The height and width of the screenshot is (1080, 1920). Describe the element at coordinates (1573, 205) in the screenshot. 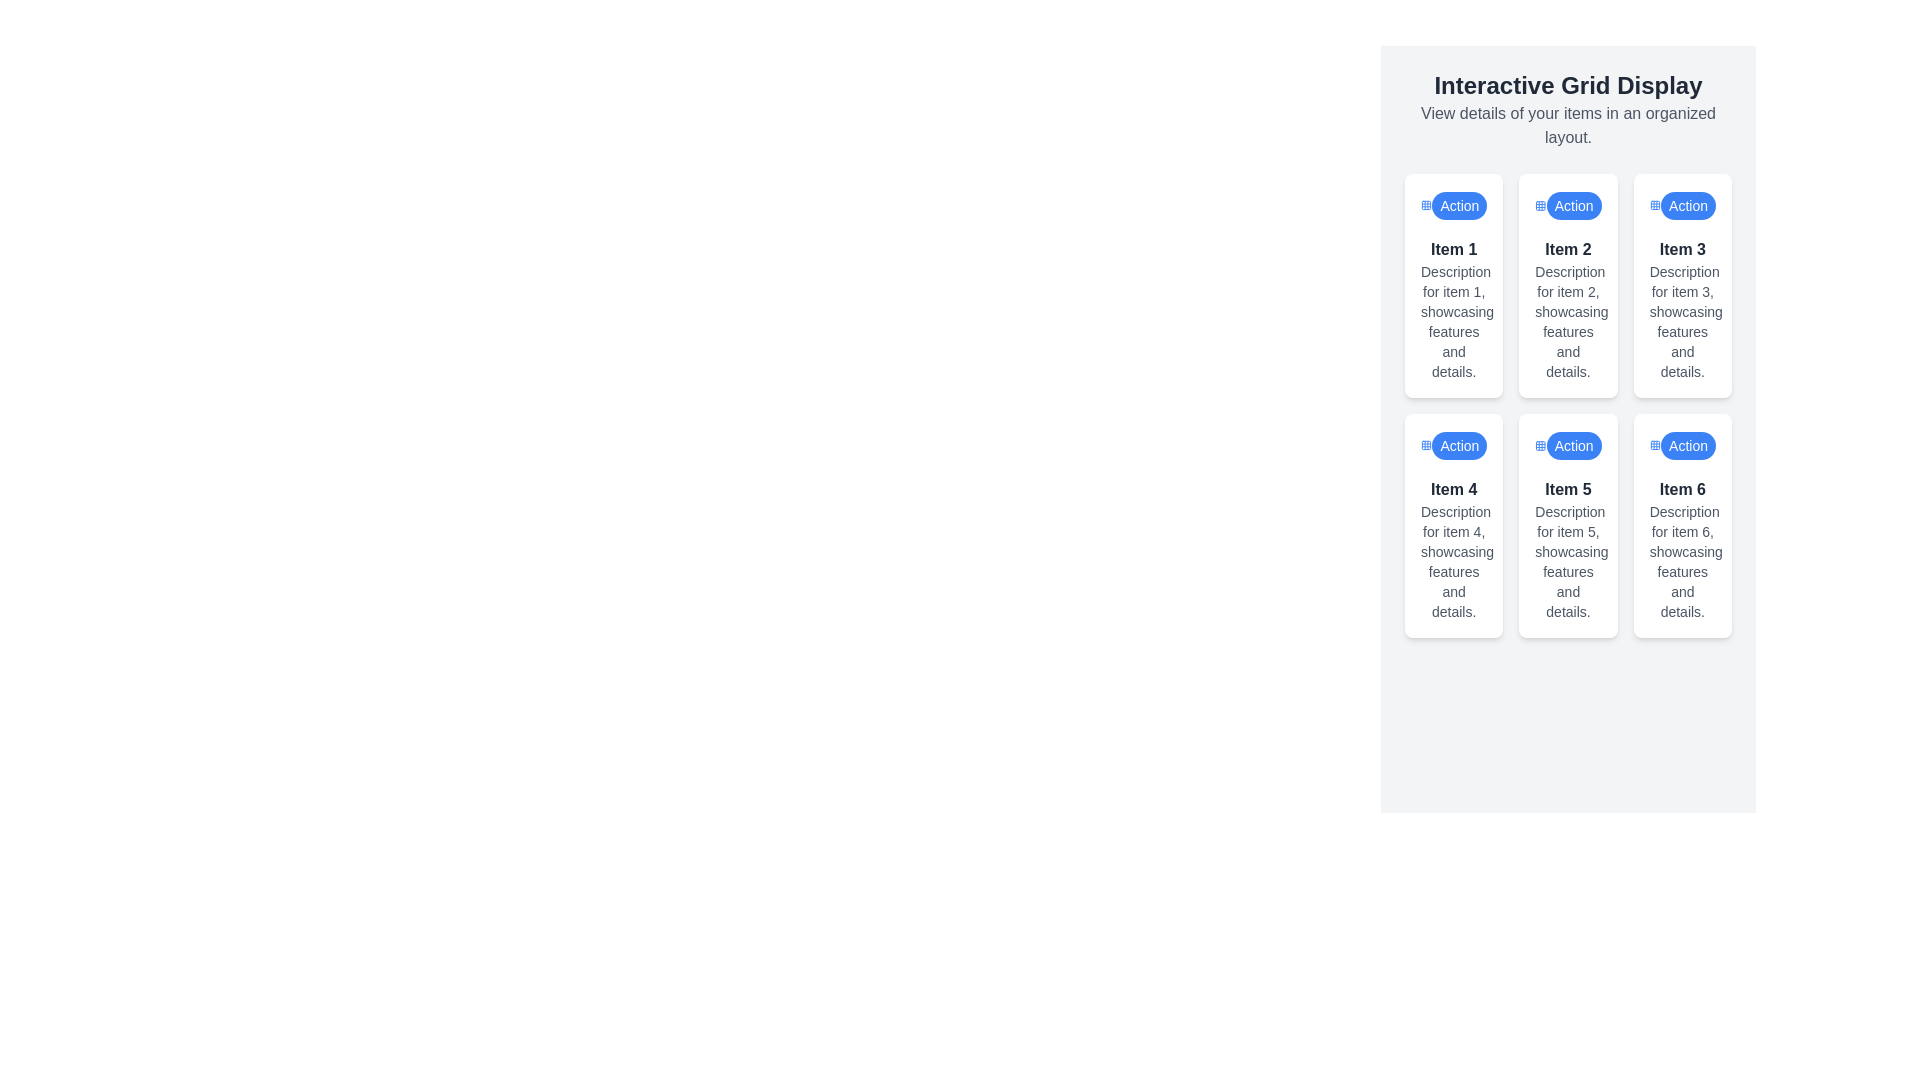

I see `the blue button labeled 'Action' located` at that location.